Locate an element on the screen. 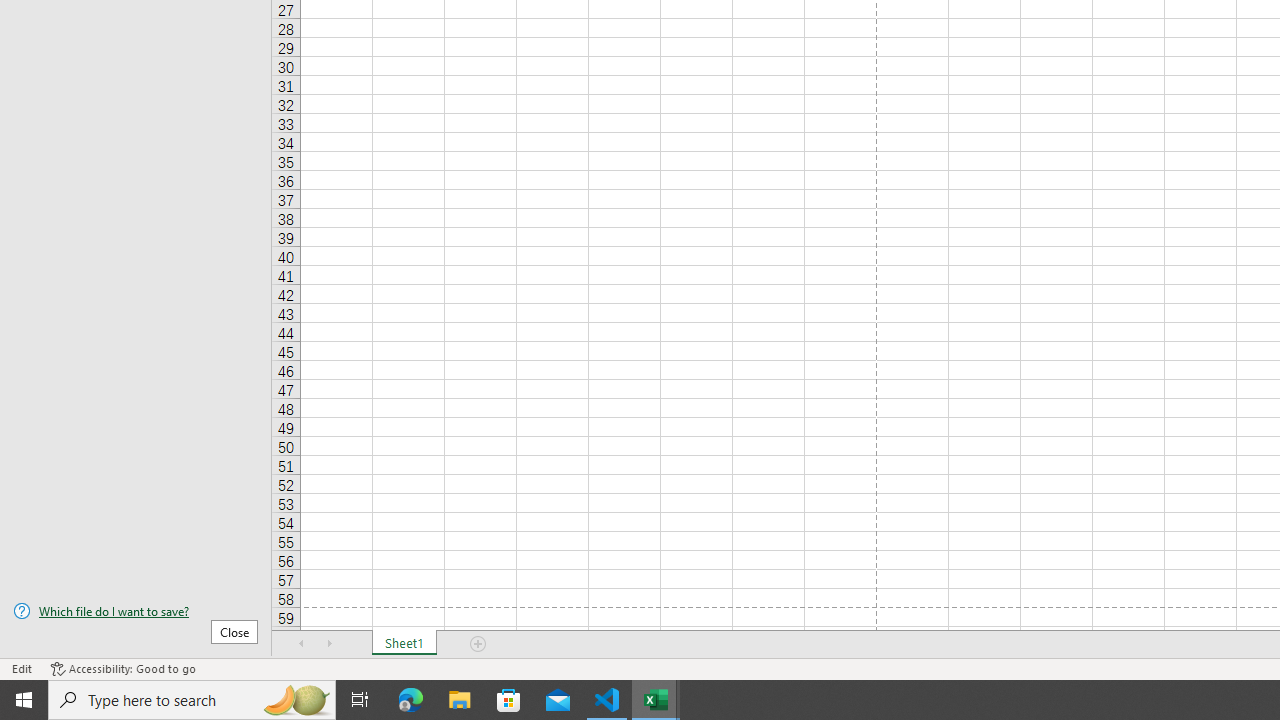 This screenshot has height=720, width=1280. 'Add Sheet' is located at coordinates (477, 644).